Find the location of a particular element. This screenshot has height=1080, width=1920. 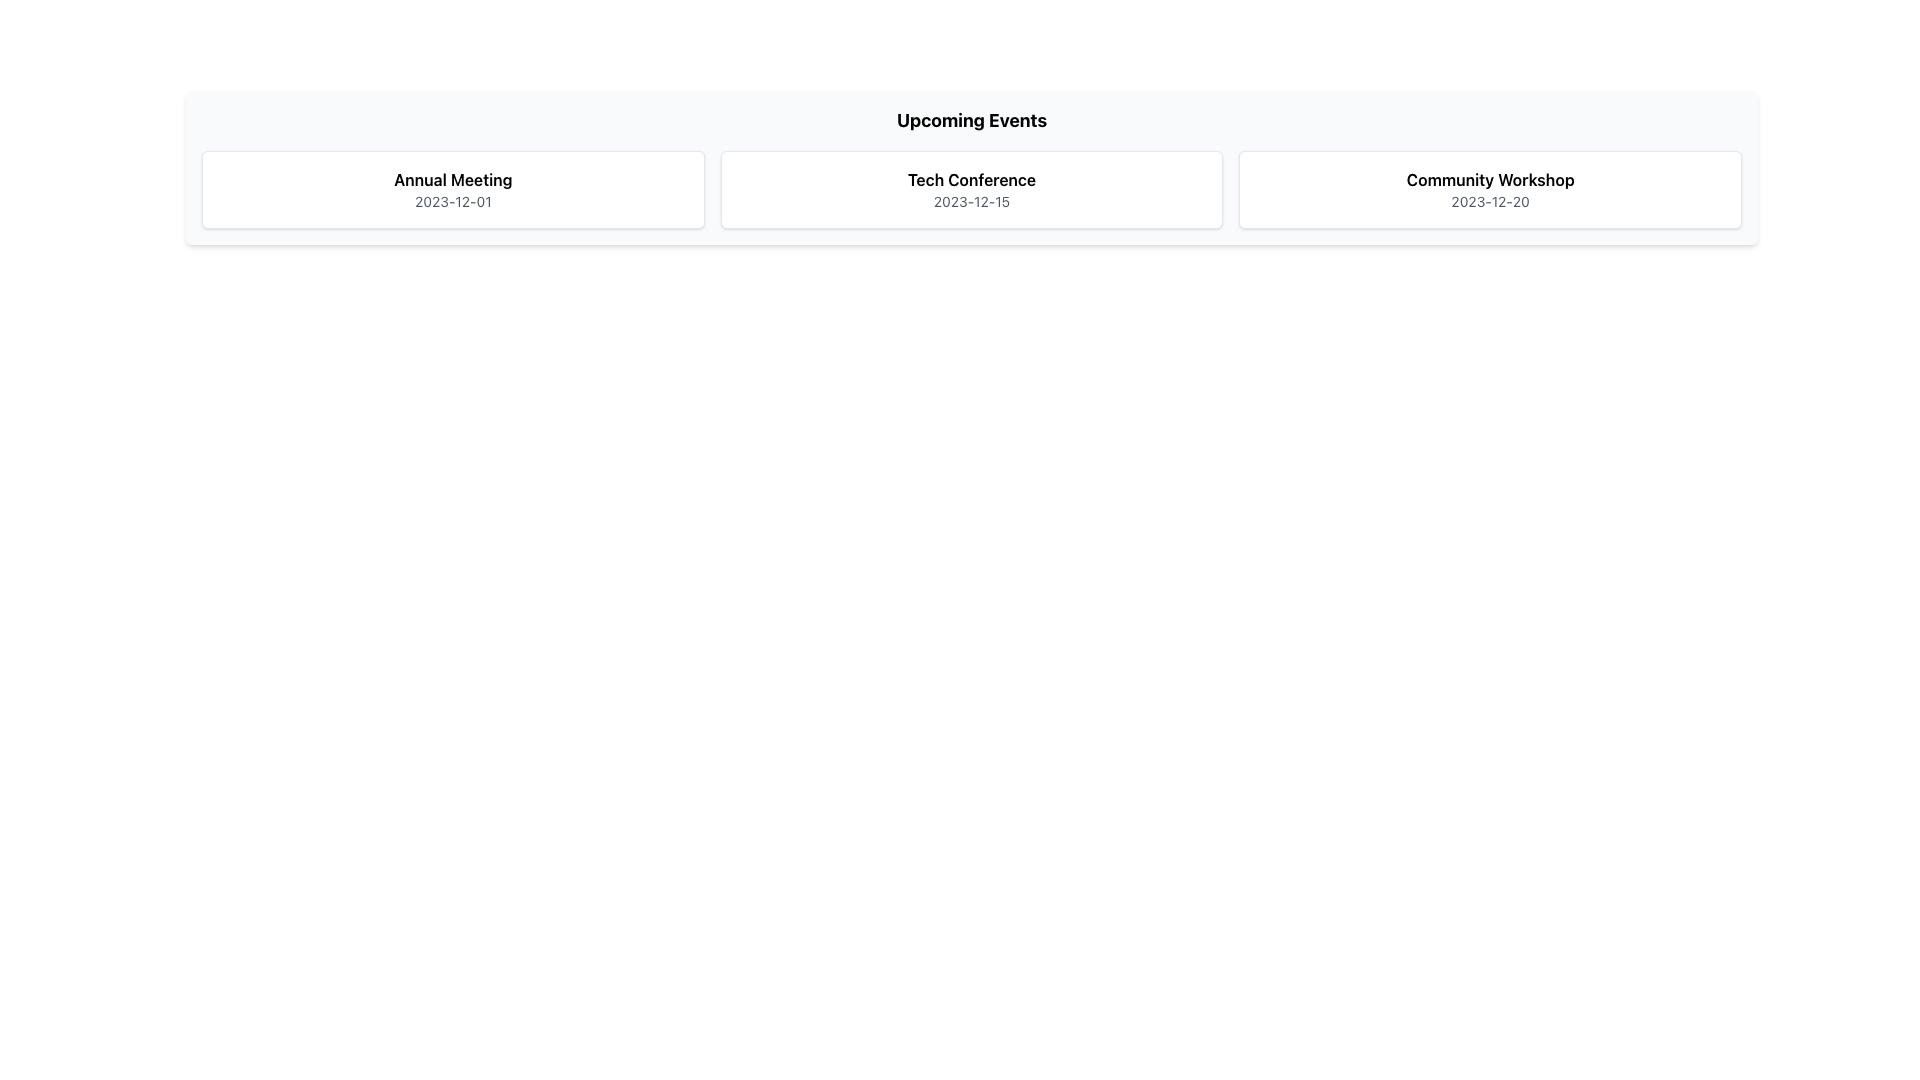

the Informational card element titled 'Annual Meeting' with the date '2023-12-01', which is the leftmost box in the row of event boxes within the 'Upcoming Events' section is located at coordinates (452, 189).